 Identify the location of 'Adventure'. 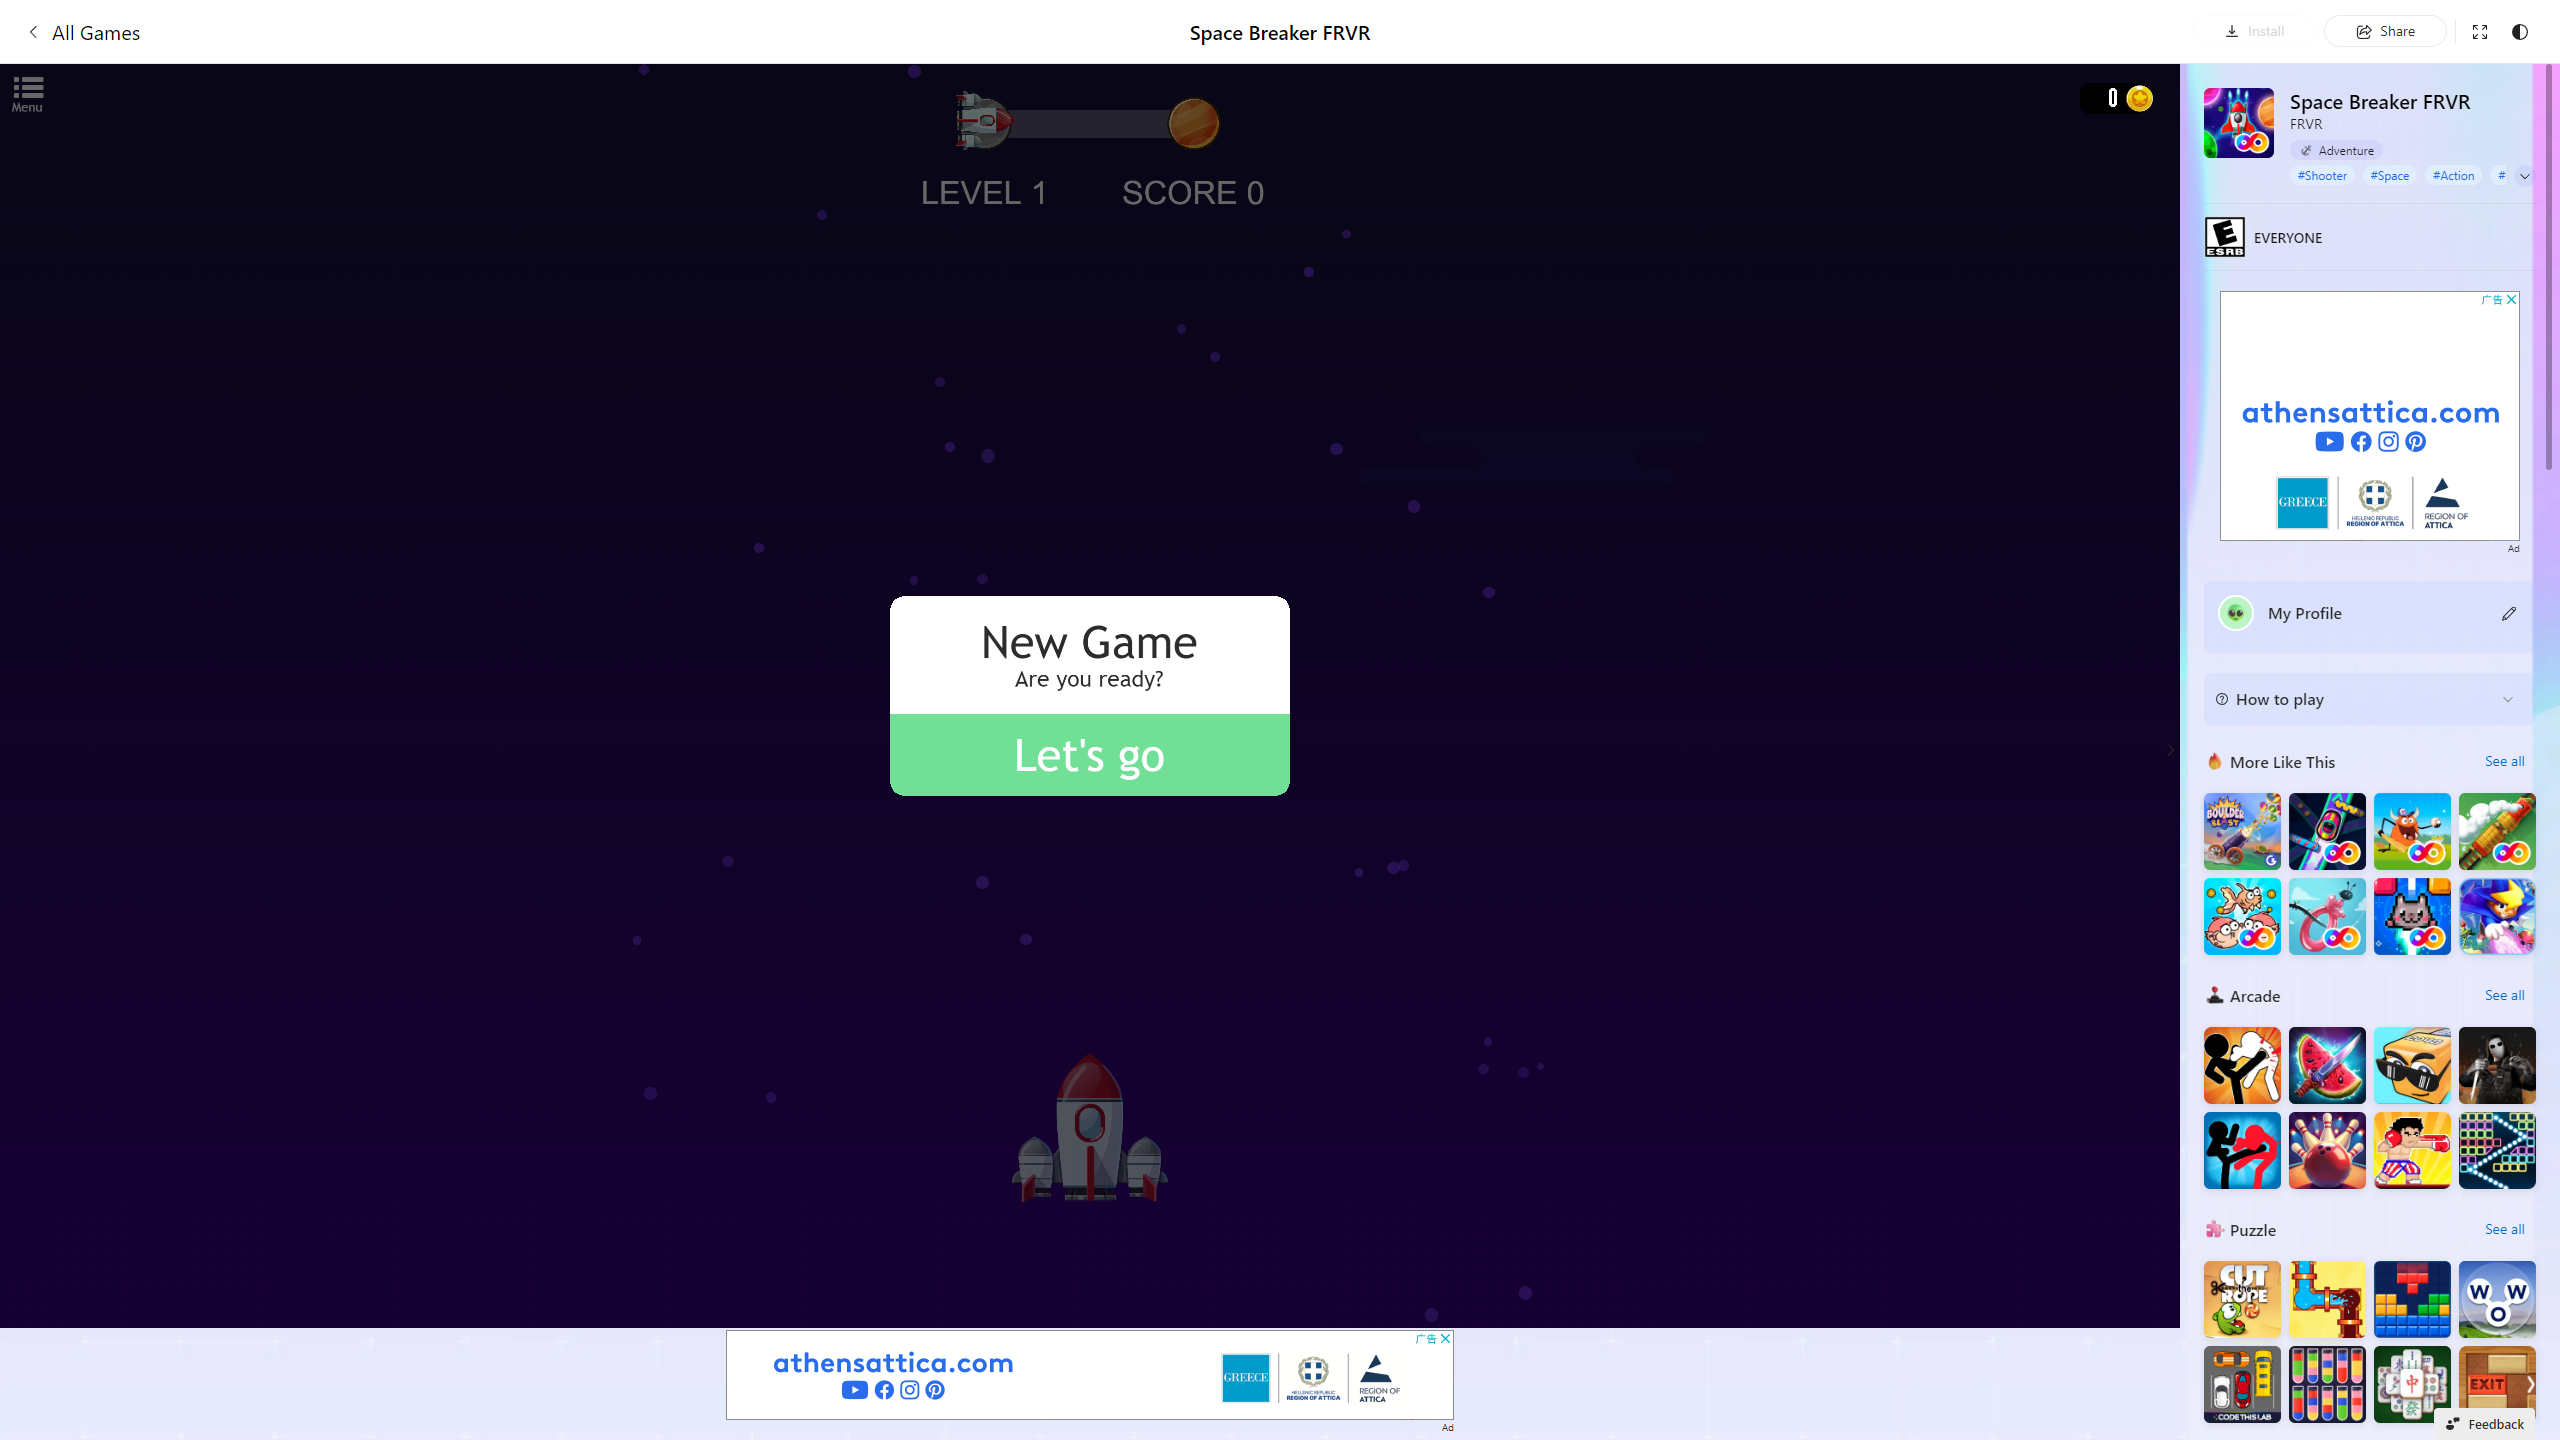
(2336, 149).